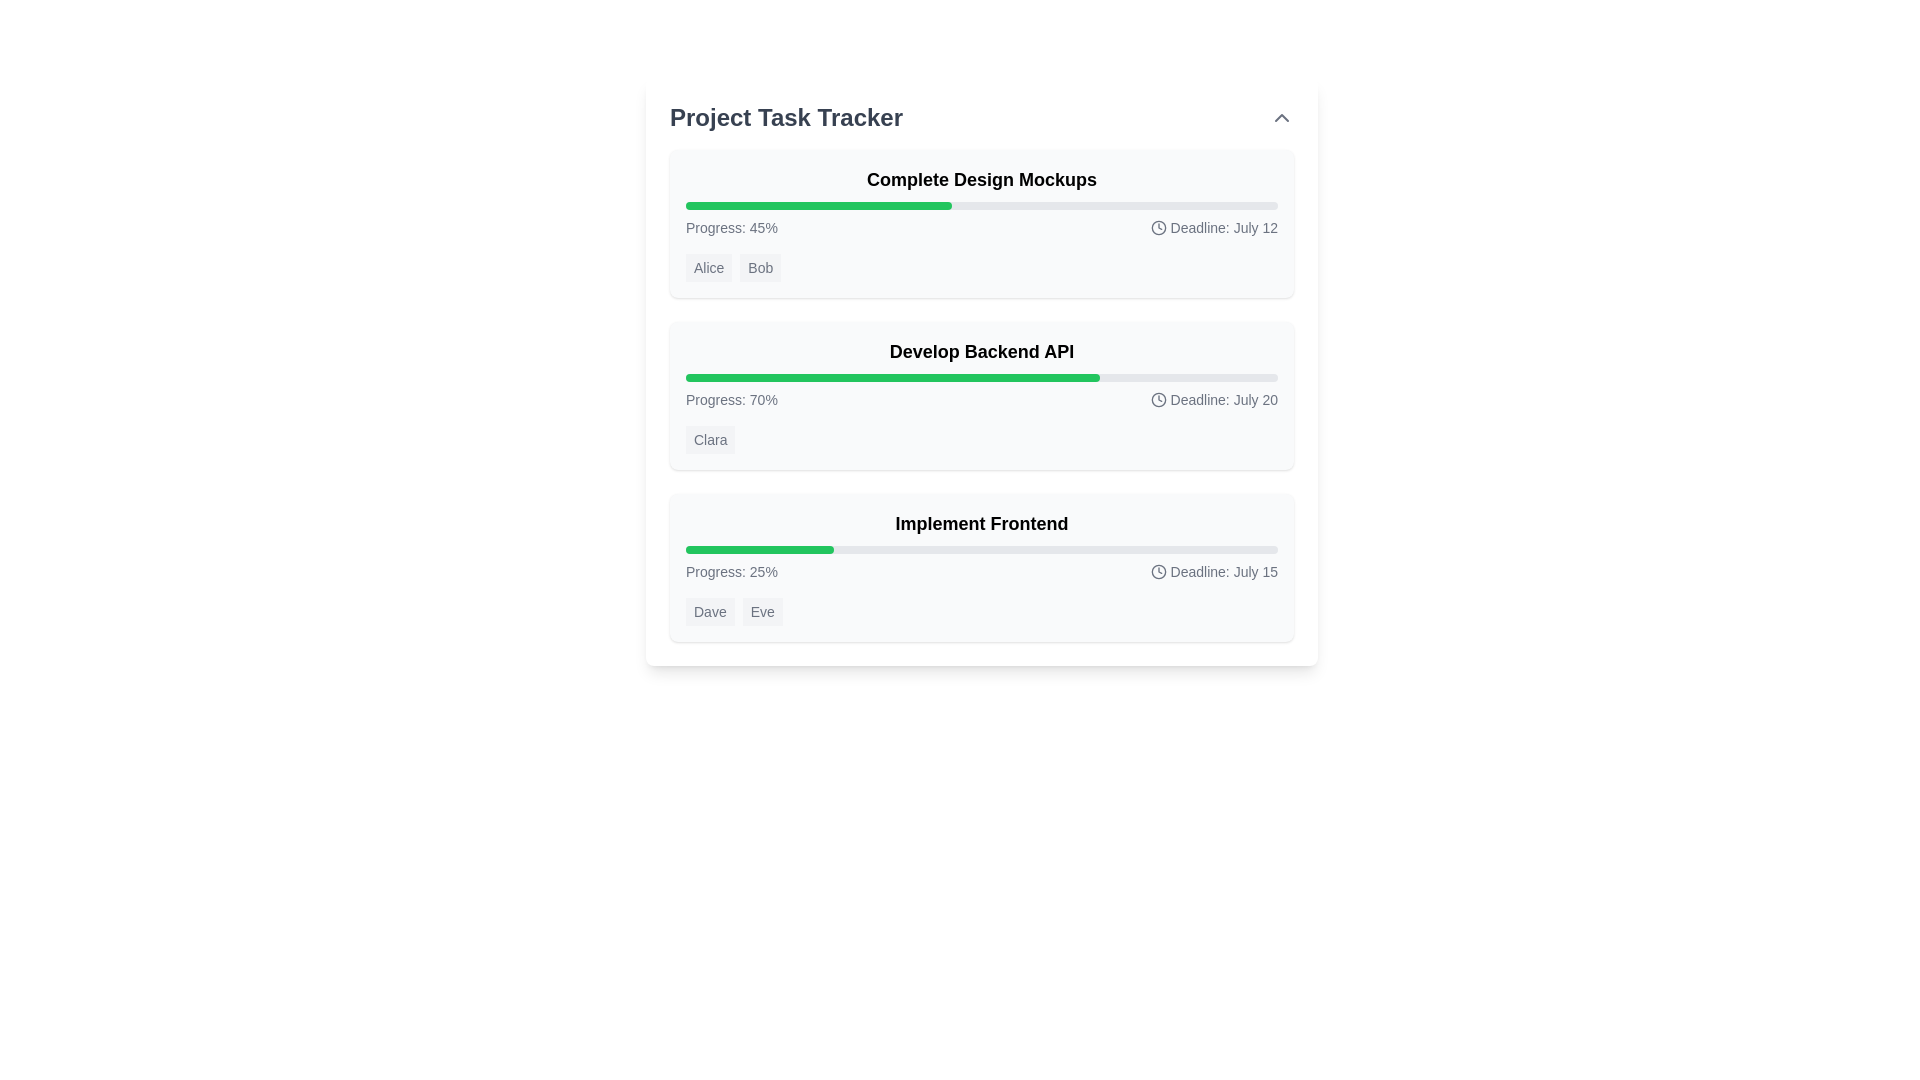  What do you see at coordinates (730, 226) in the screenshot?
I see `the text label displaying the progress percentage of a task, which shows 'Progress: 45% Deadline: July 12' and is located in the top task box labeled 'Complete Design Mockups'` at bounding box center [730, 226].